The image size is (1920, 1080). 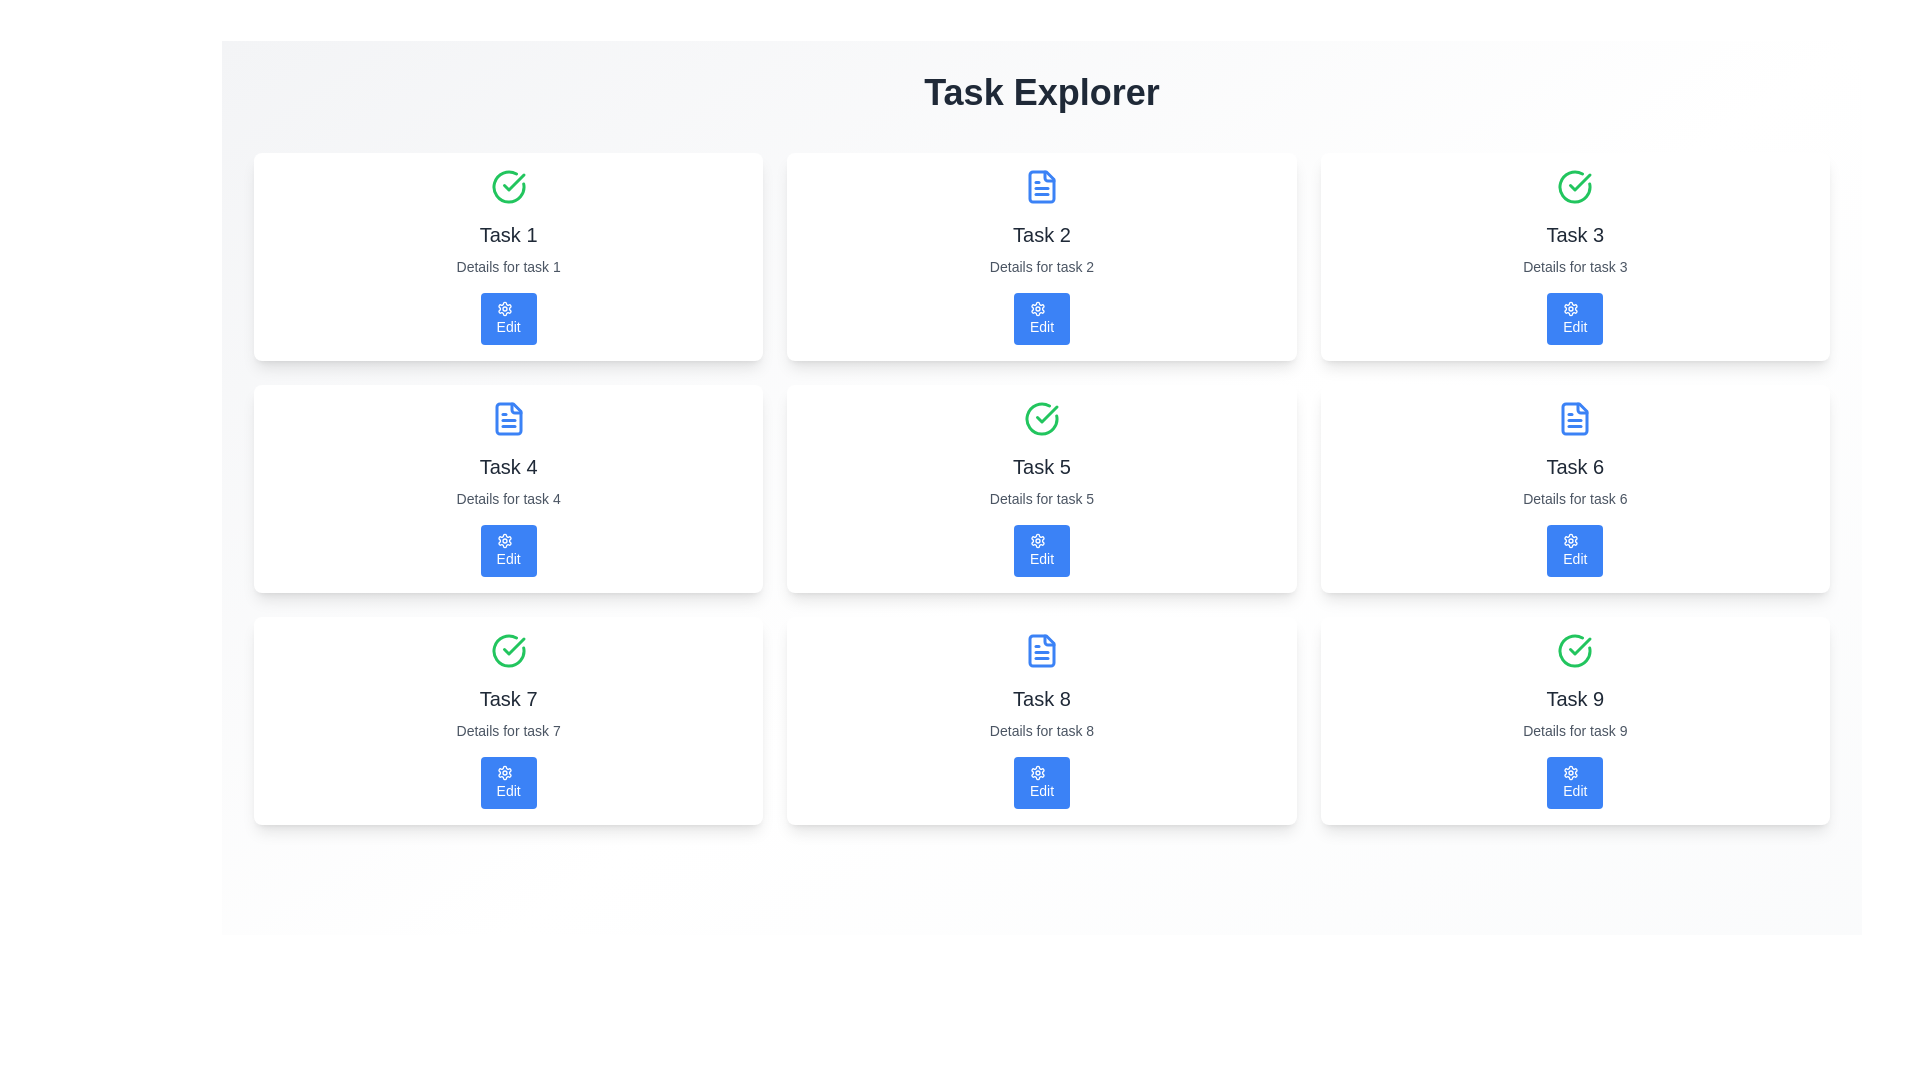 I want to click on the text label representing 'Task 2', located at the top center of the card beneath the blue file icon, so click(x=1040, y=234).